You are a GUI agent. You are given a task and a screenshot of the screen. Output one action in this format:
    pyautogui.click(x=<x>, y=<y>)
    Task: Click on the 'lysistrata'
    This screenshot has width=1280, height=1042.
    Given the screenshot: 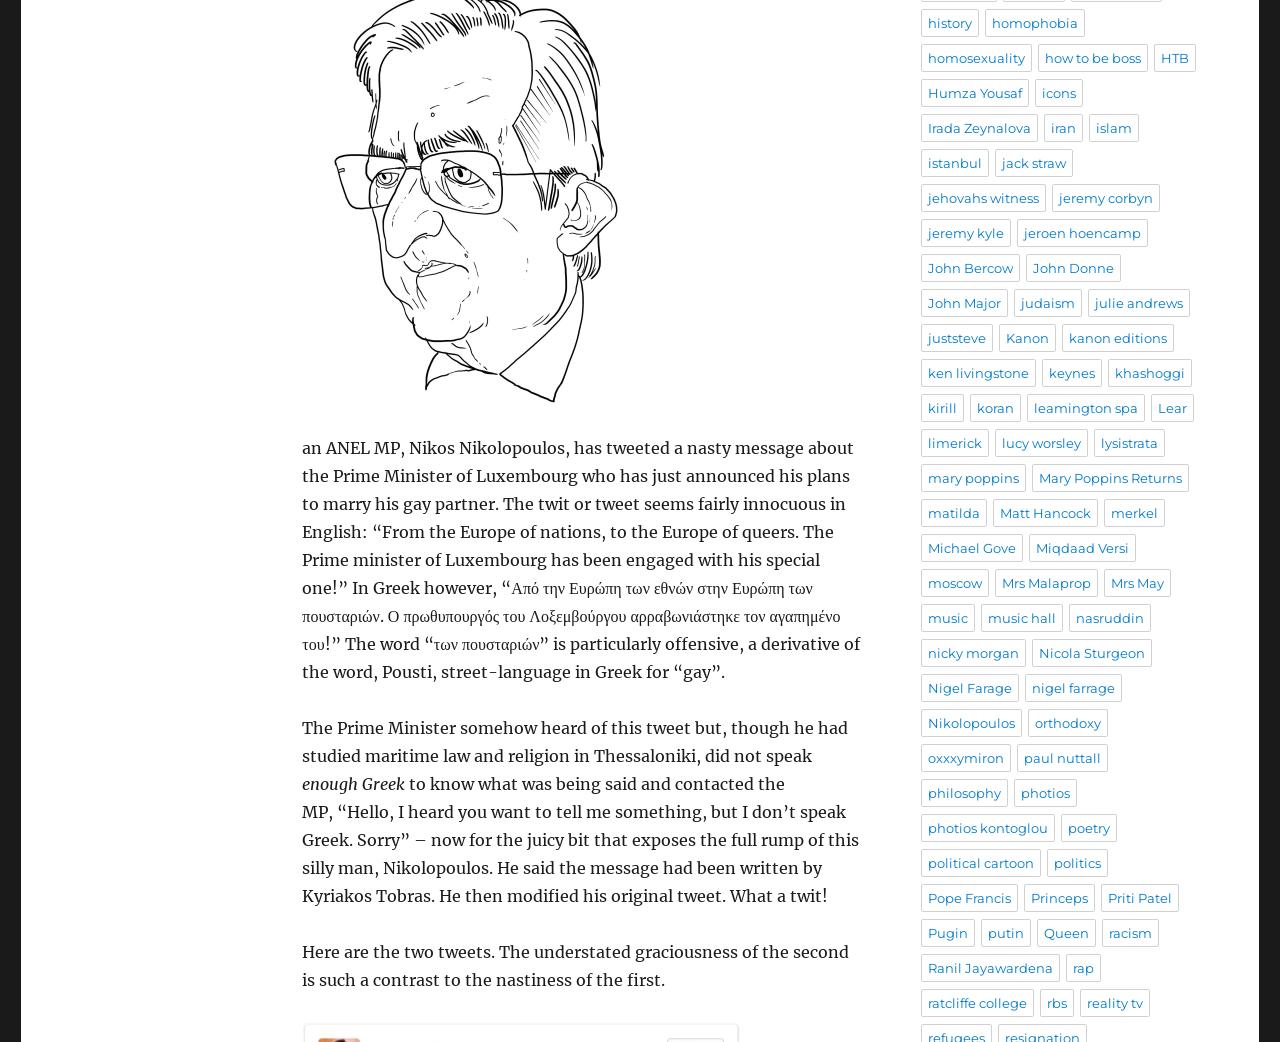 What is the action you would take?
    pyautogui.click(x=1129, y=442)
    